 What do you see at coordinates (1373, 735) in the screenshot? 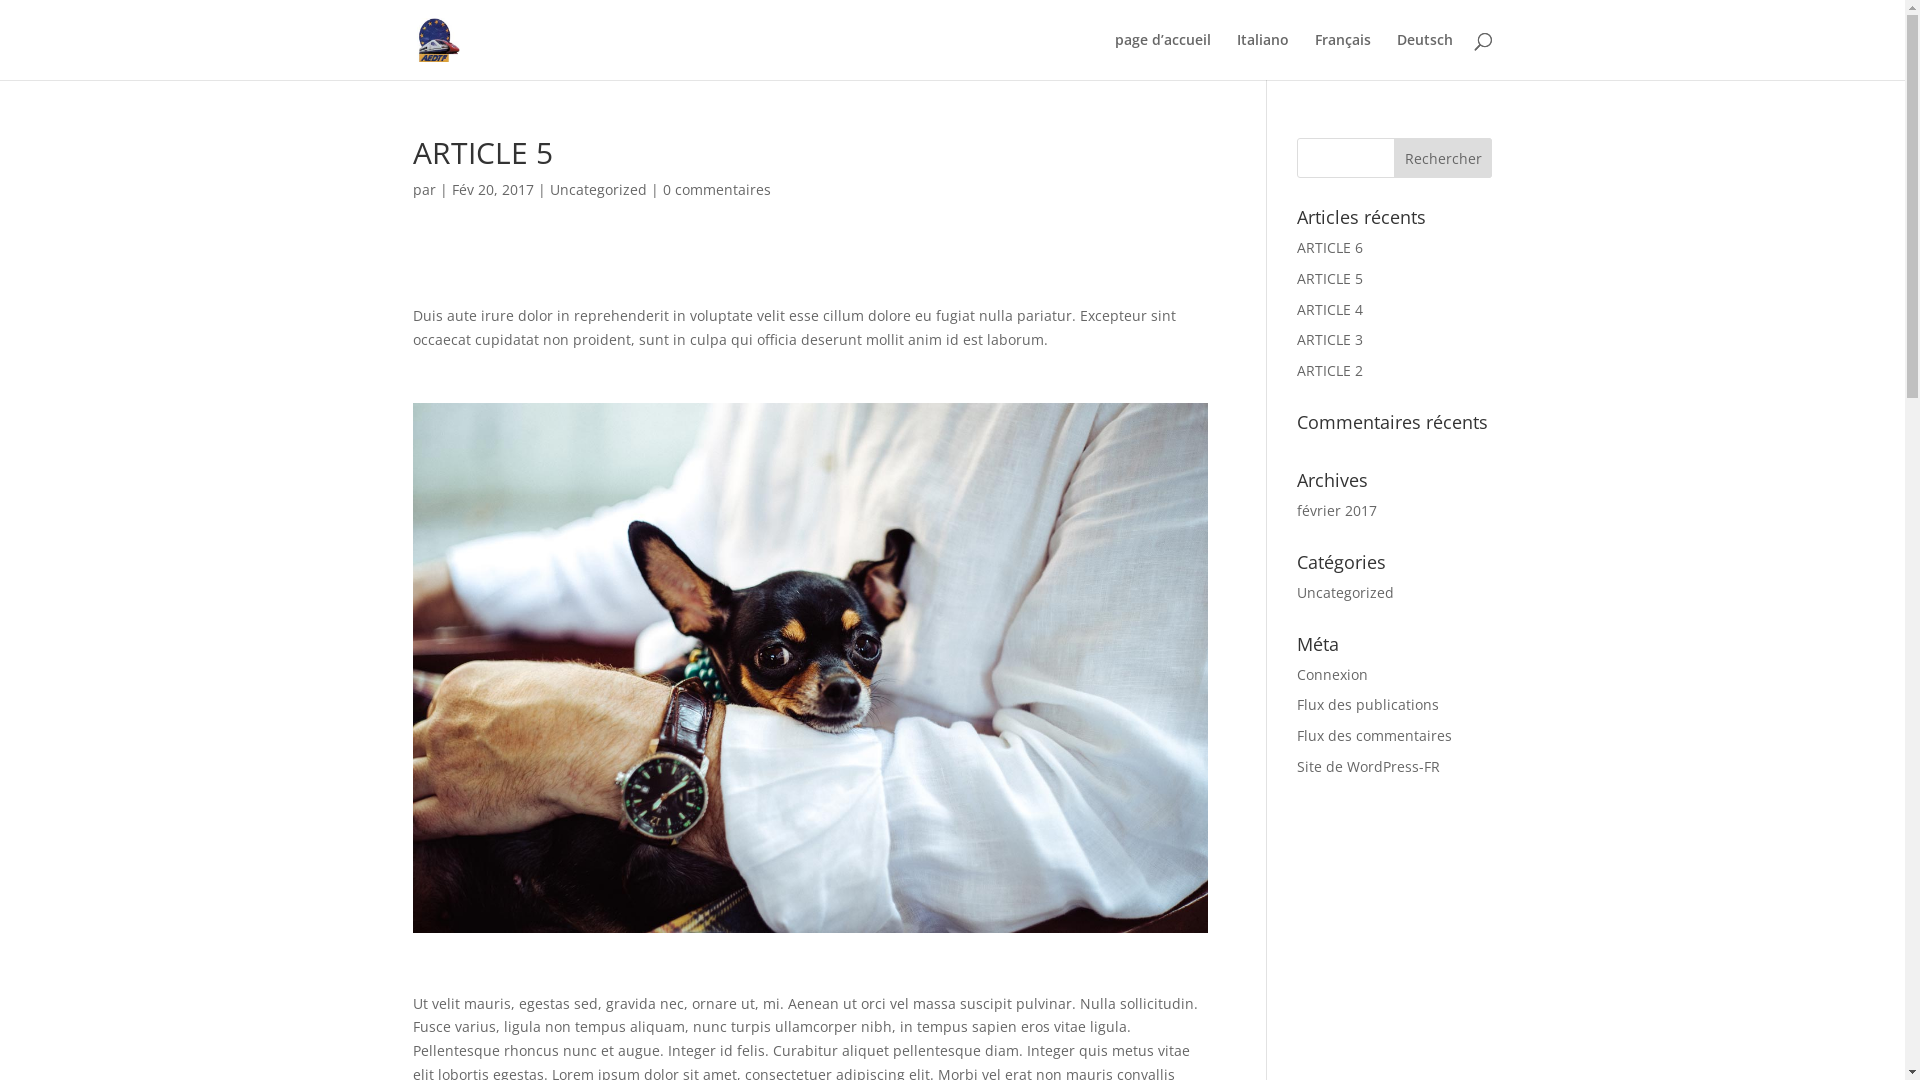
I see `'Flux des commentaires'` at bounding box center [1373, 735].